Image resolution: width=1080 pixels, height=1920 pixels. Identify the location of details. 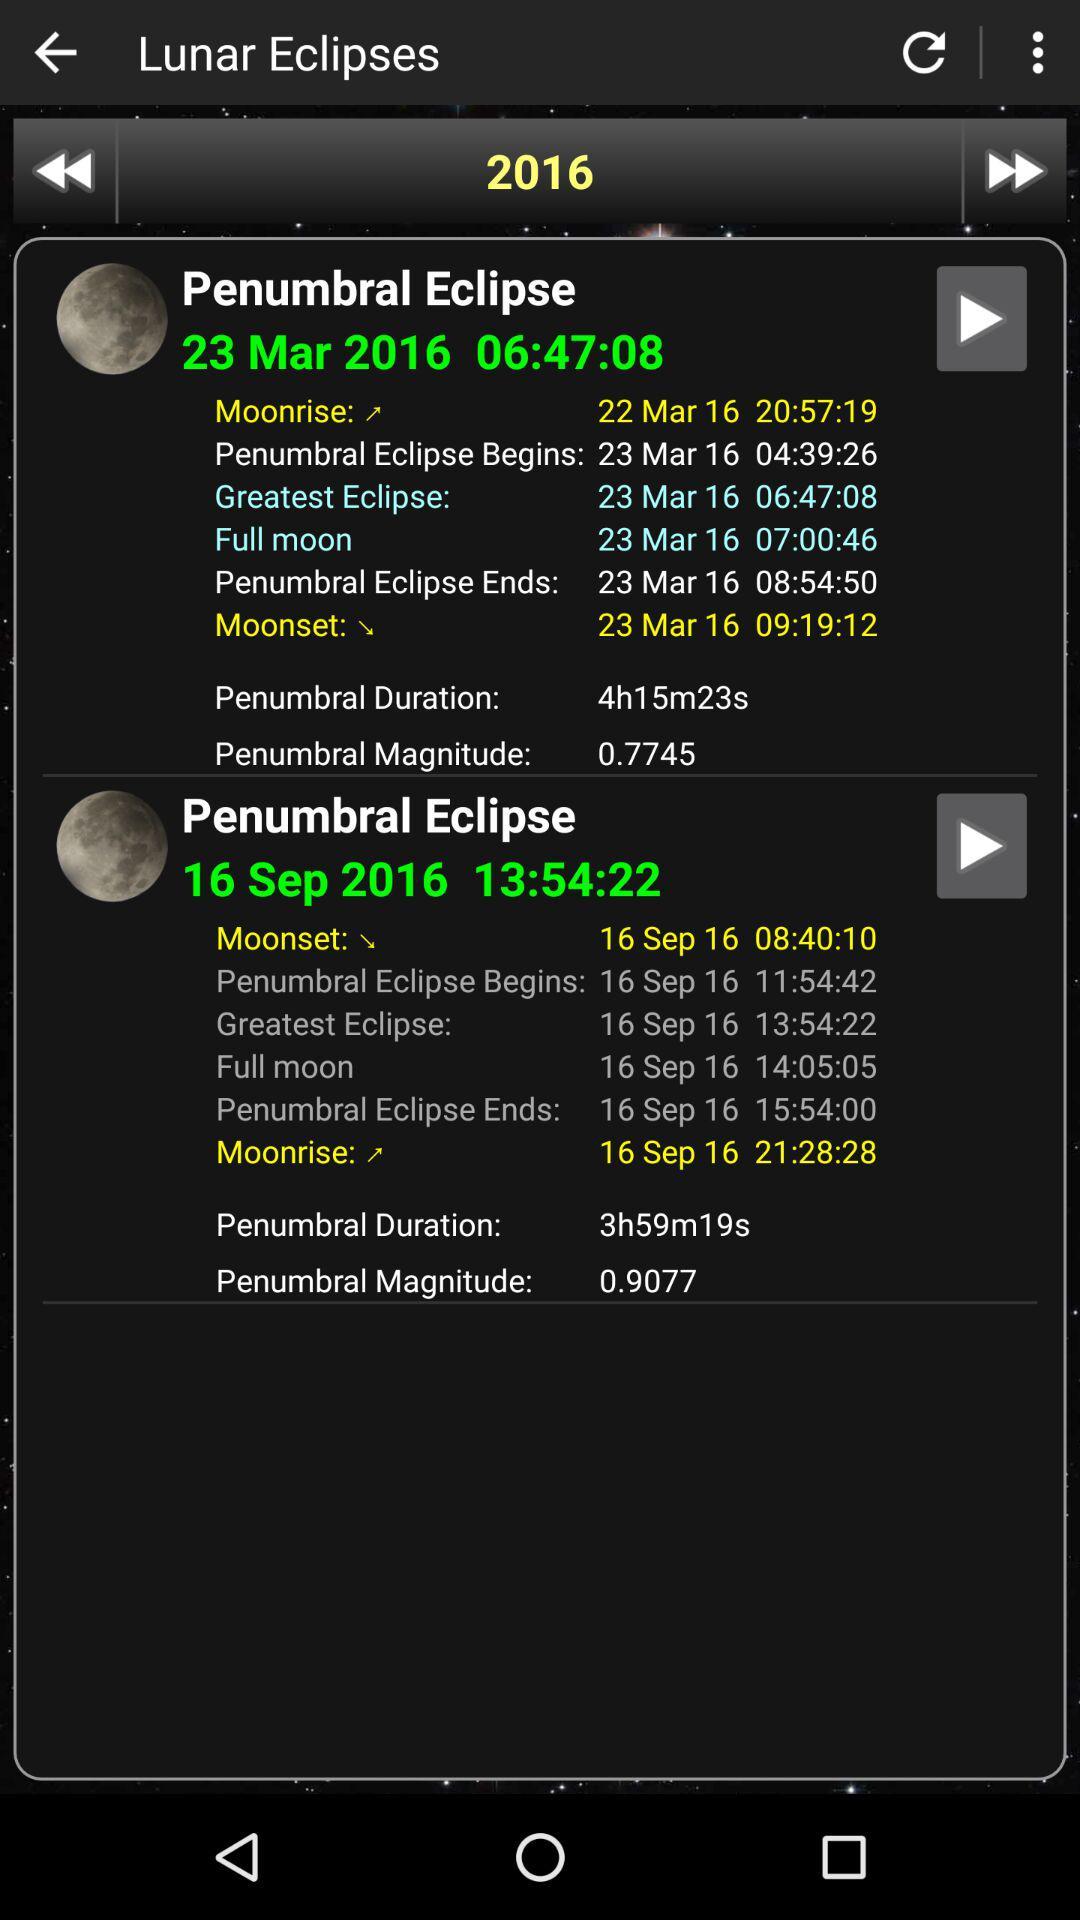
(980, 845).